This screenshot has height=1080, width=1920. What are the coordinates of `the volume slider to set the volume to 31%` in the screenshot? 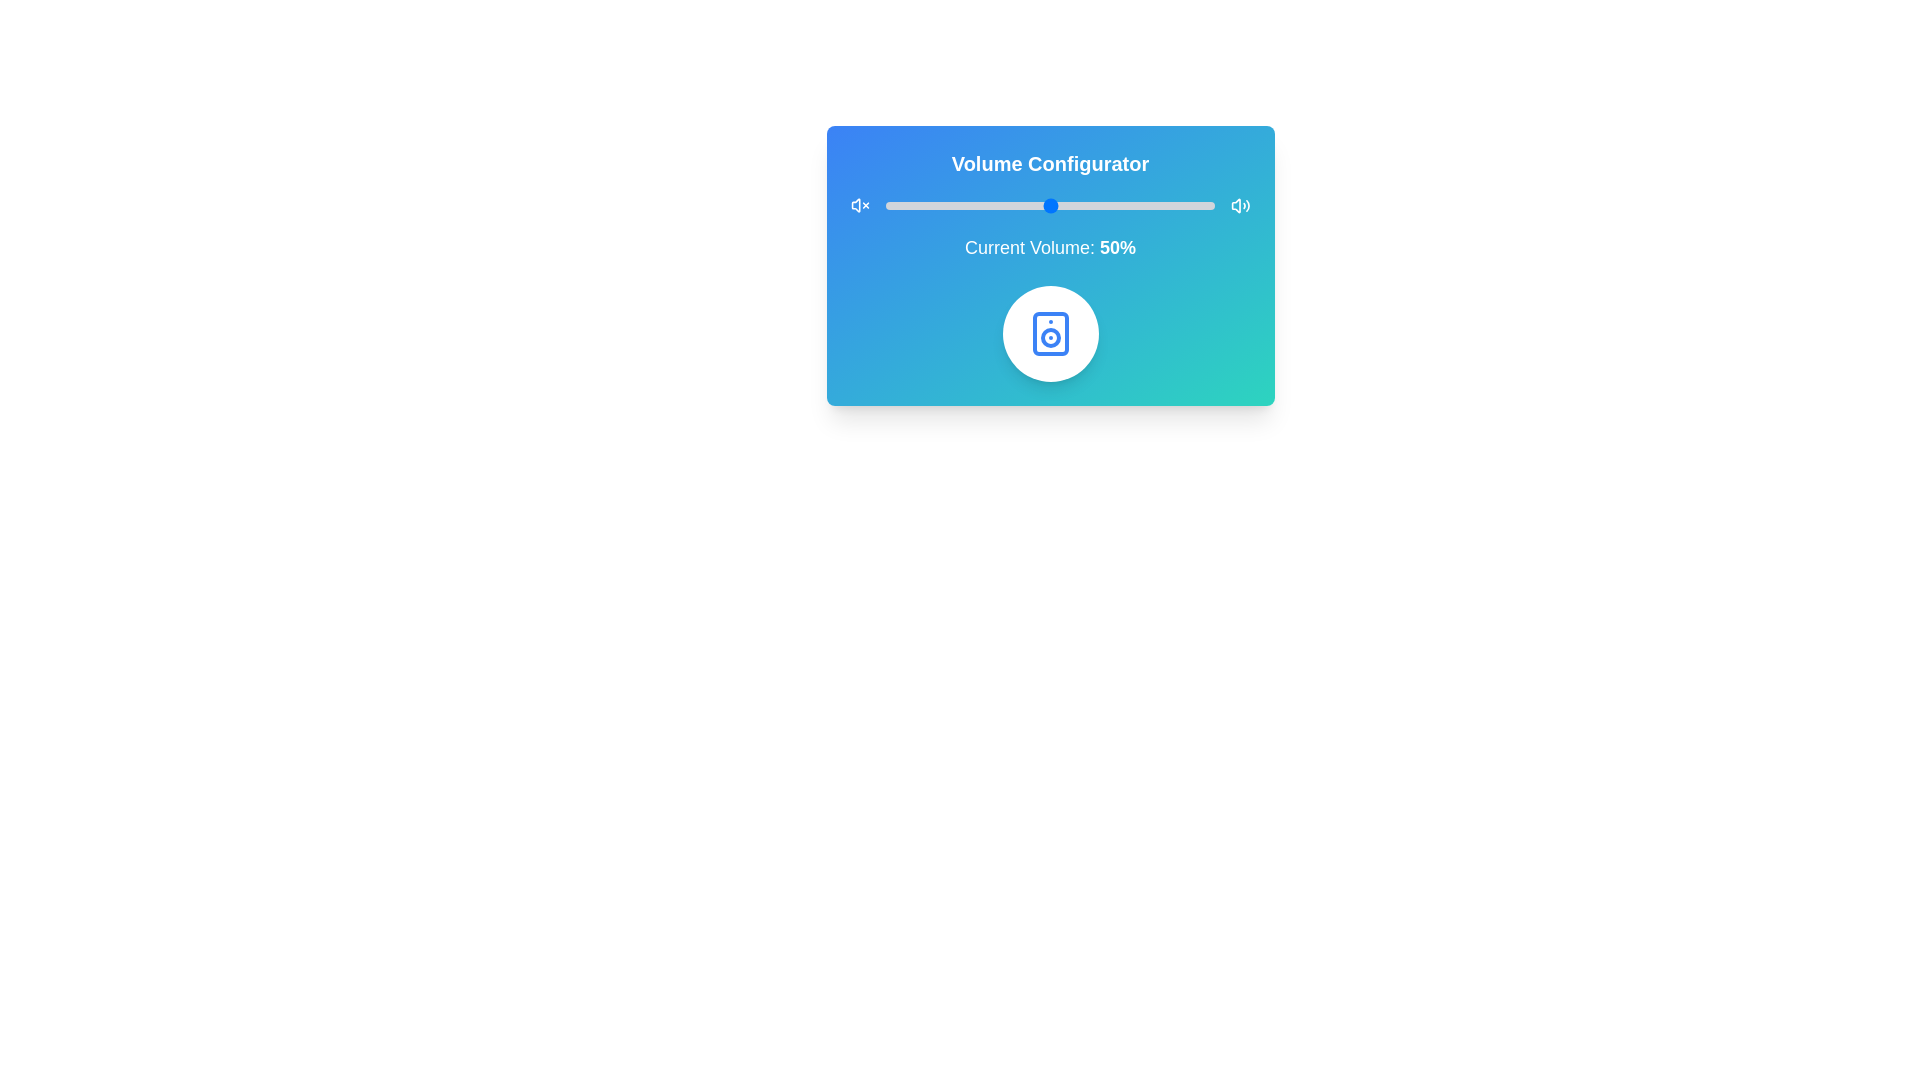 It's located at (988, 205).